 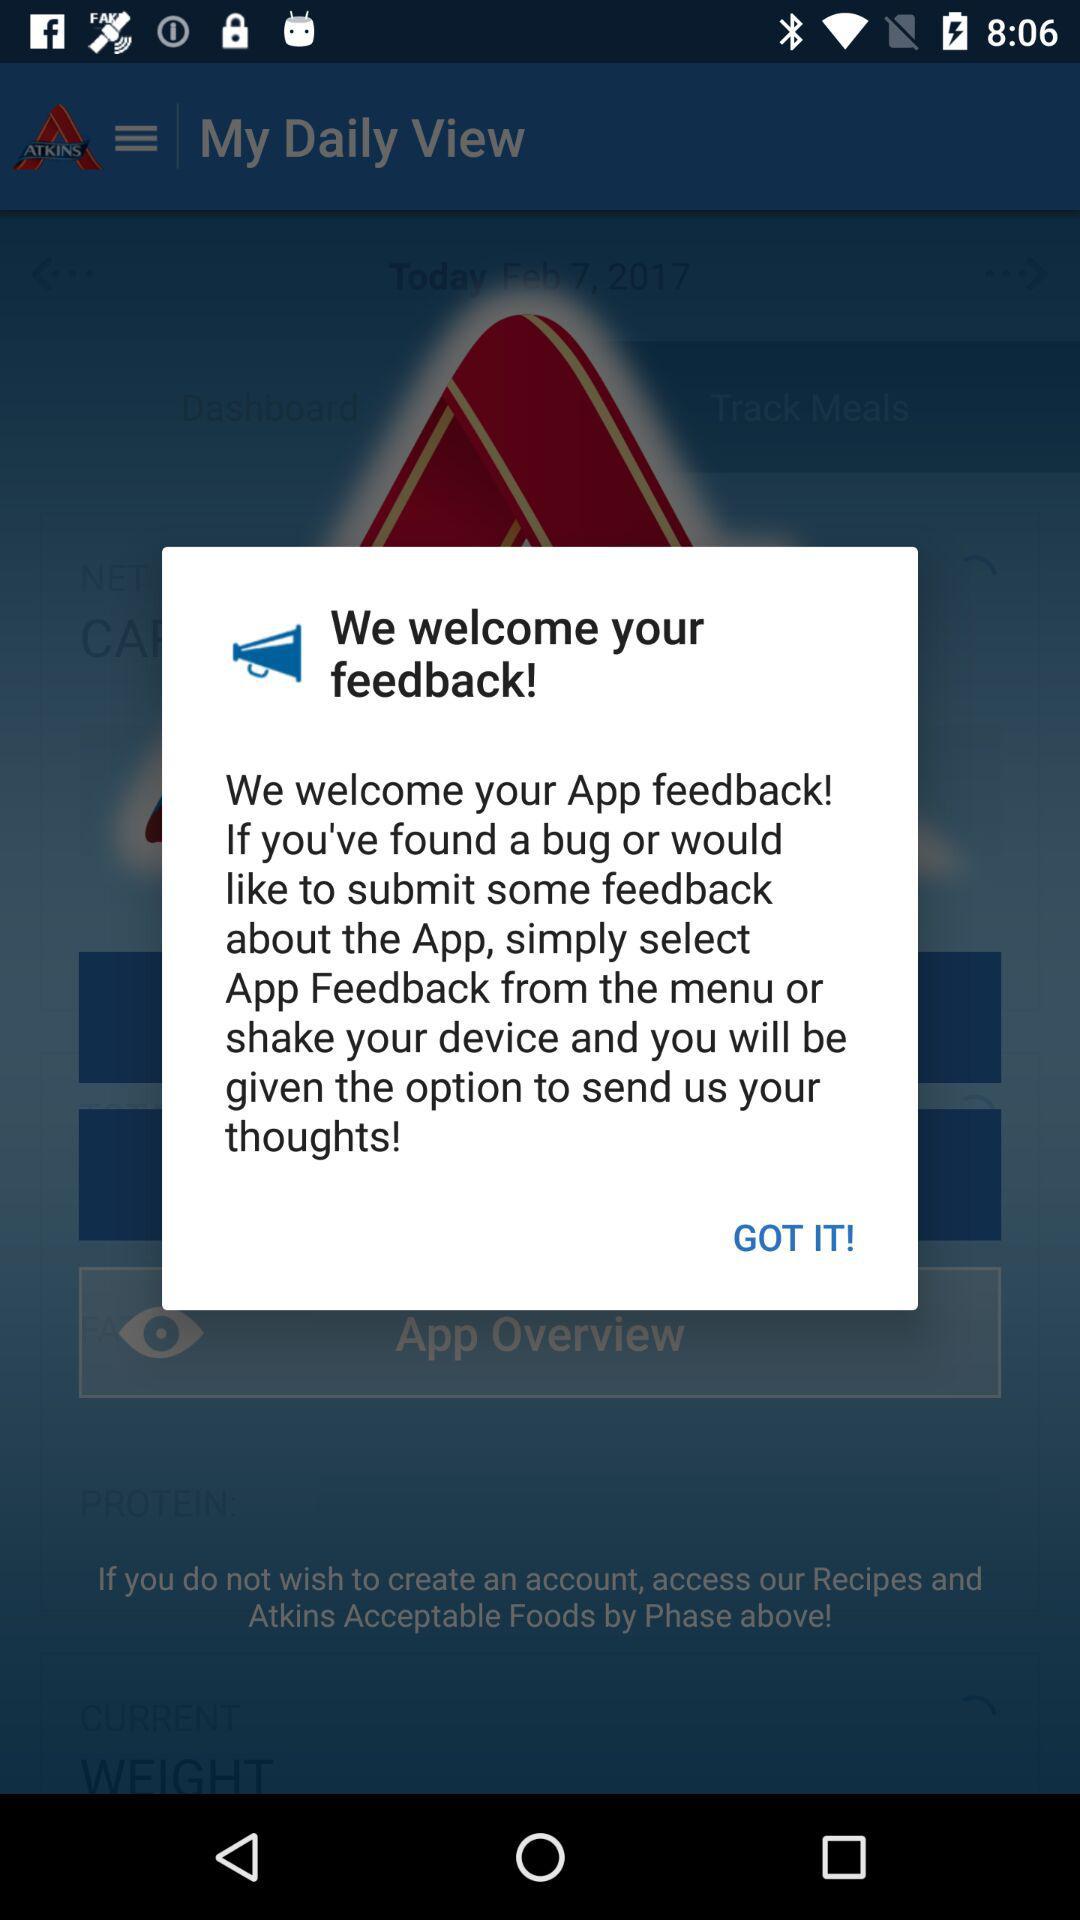 I want to click on the item below the we welcome your icon, so click(x=792, y=1235).